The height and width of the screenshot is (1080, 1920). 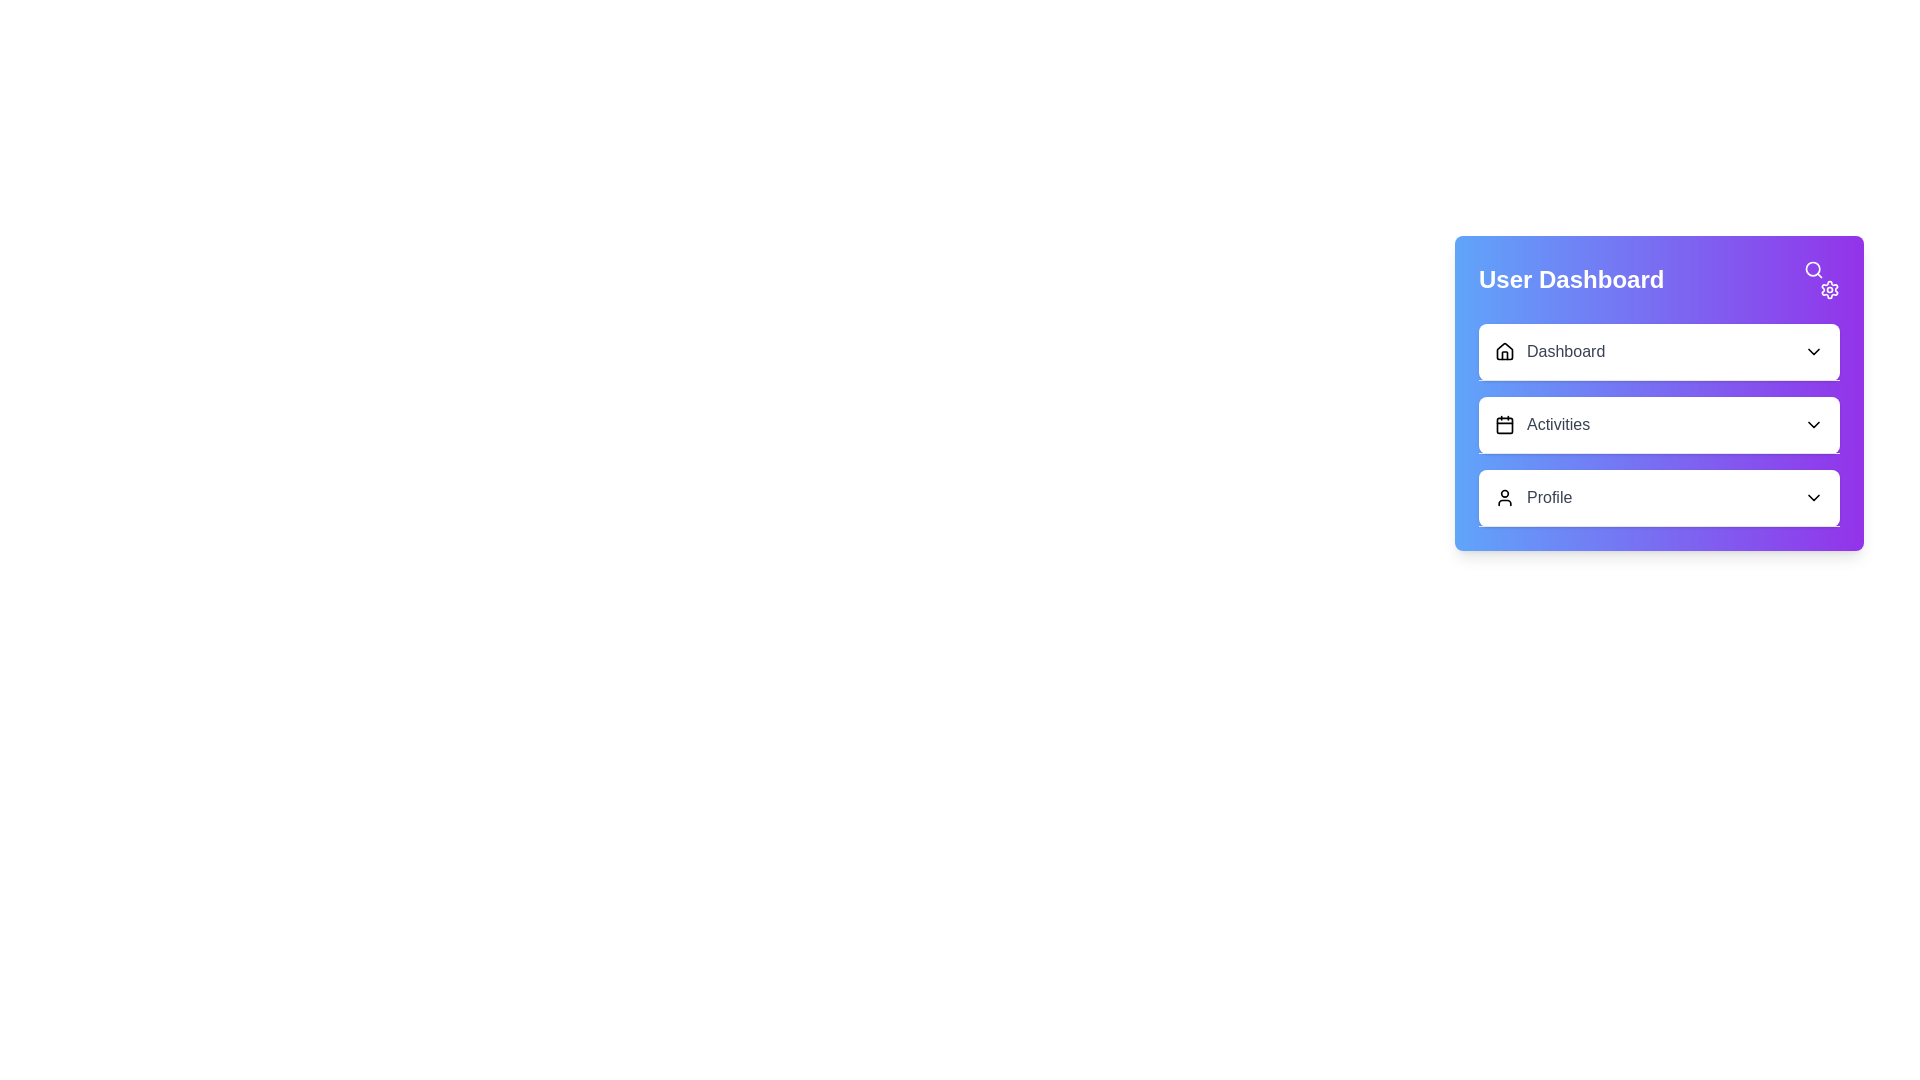 I want to click on the magnifying glass icon button on the top-right of the User Dashboard to initiate a search, so click(x=1814, y=270).